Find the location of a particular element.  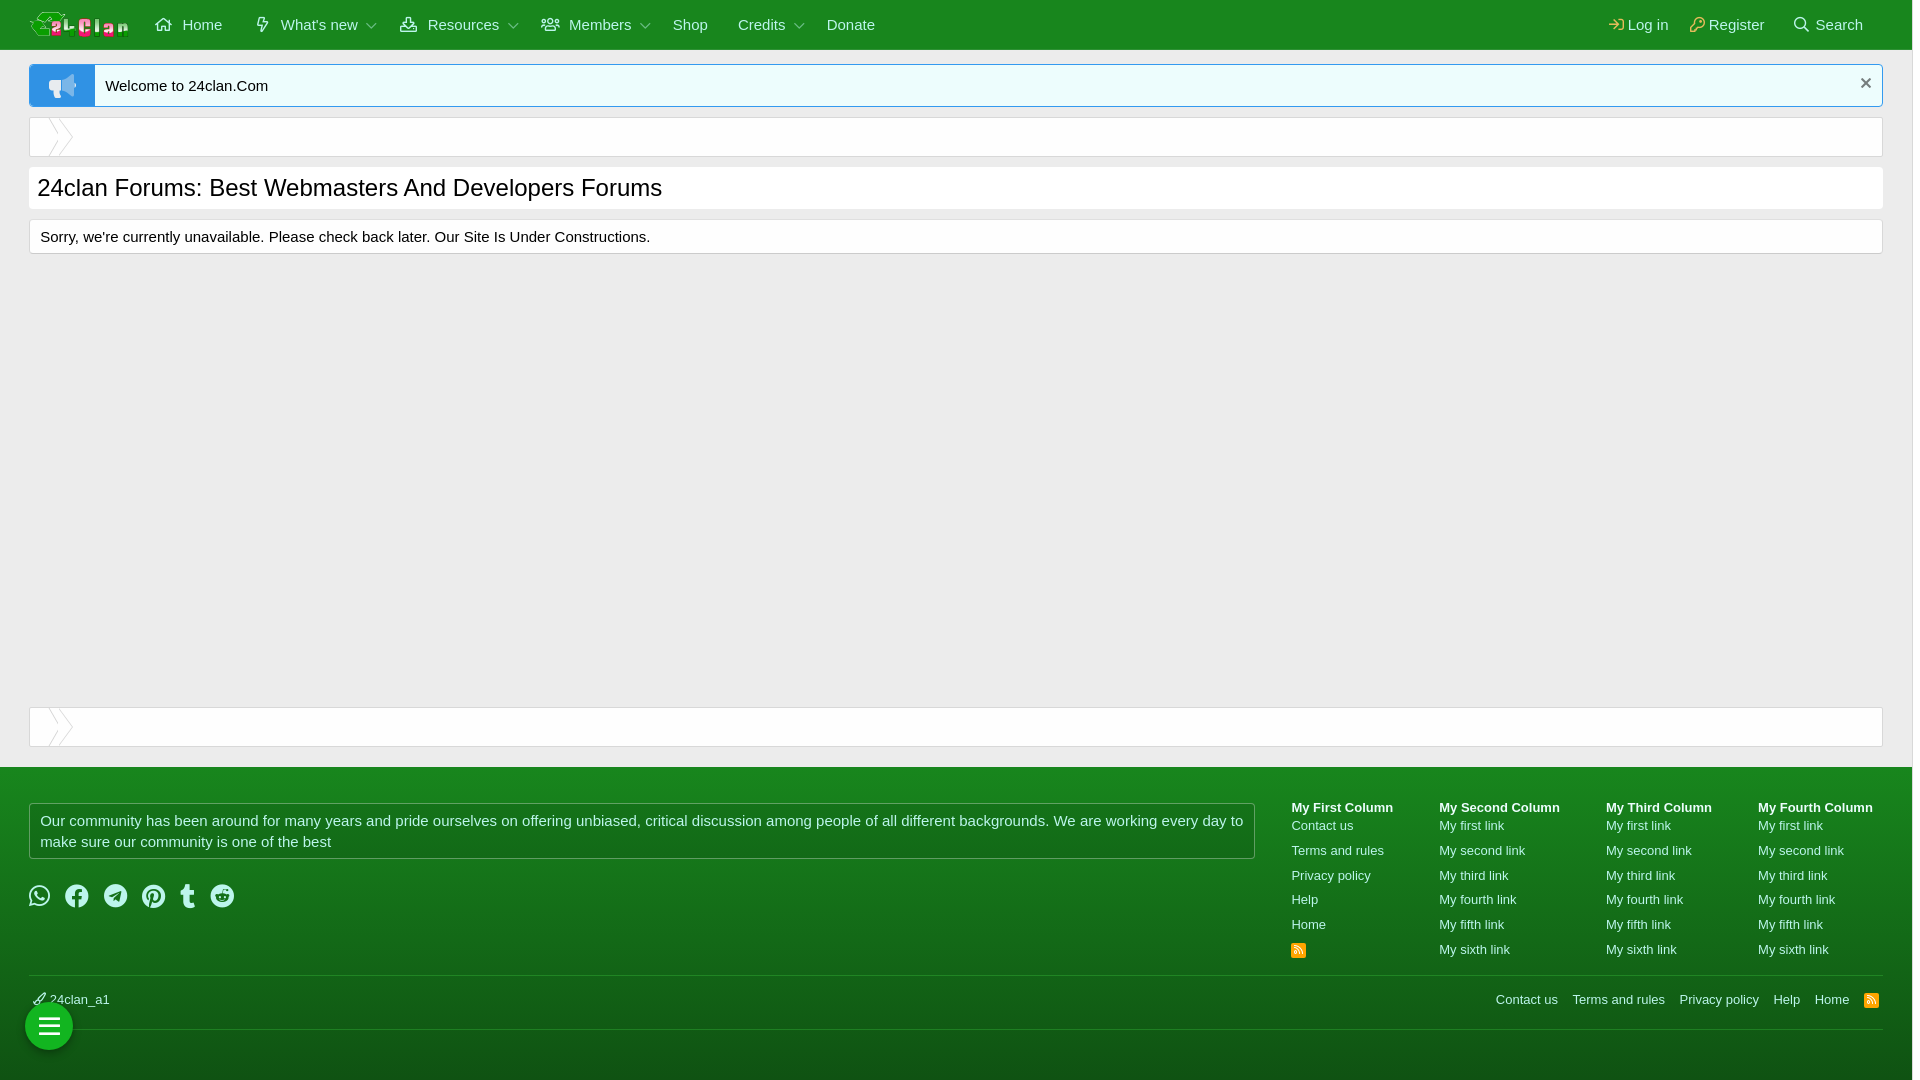

'My second link' is located at coordinates (1482, 850).